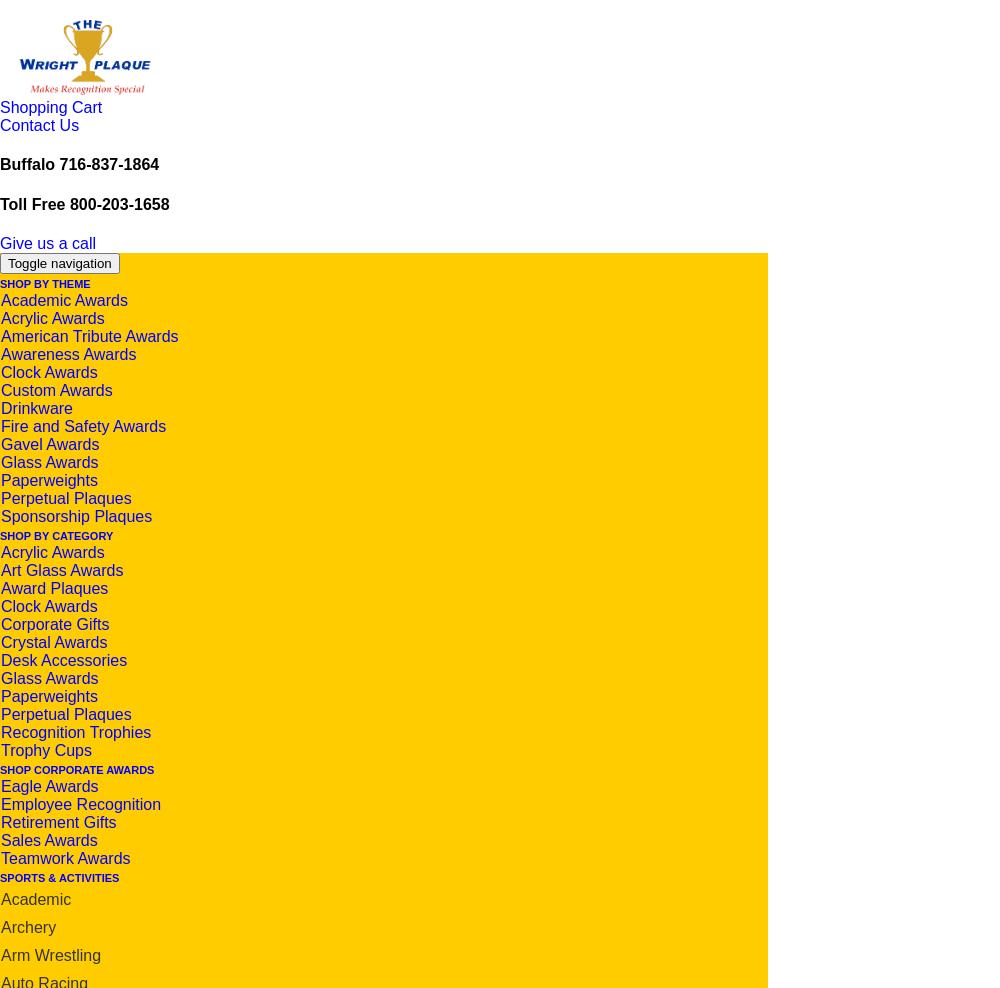 The height and width of the screenshot is (988, 1000). What do you see at coordinates (63, 658) in the screenshot?
I see `'Desk Accessories'` at bounding box center [63, 658].